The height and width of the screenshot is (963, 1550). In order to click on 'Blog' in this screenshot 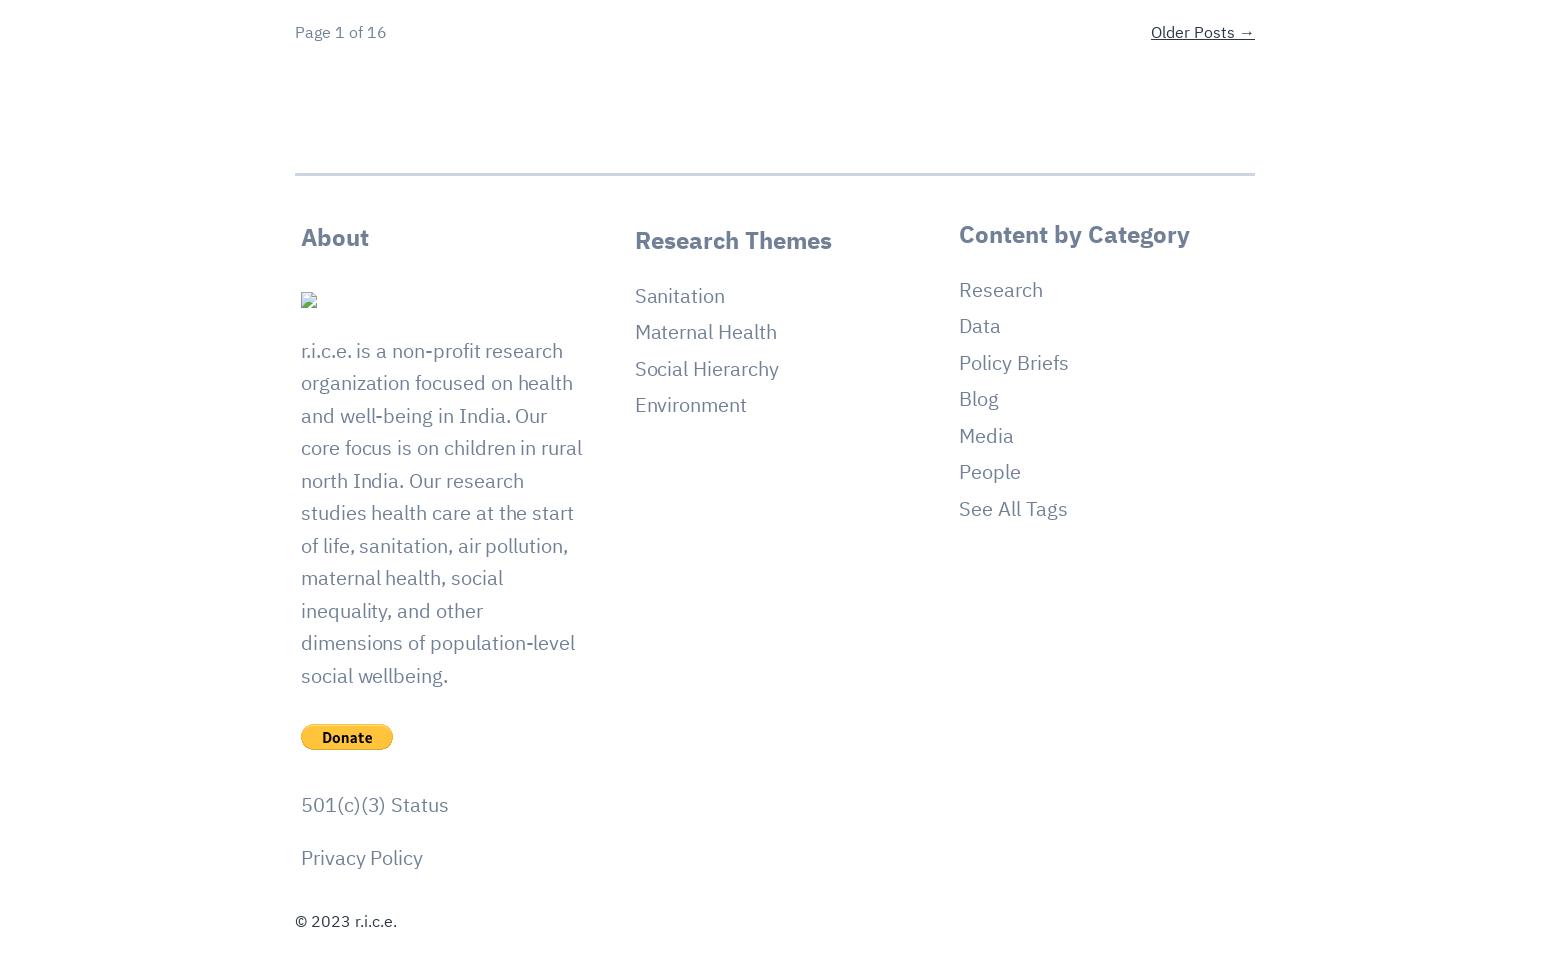, I will do `click(977, 398)`.